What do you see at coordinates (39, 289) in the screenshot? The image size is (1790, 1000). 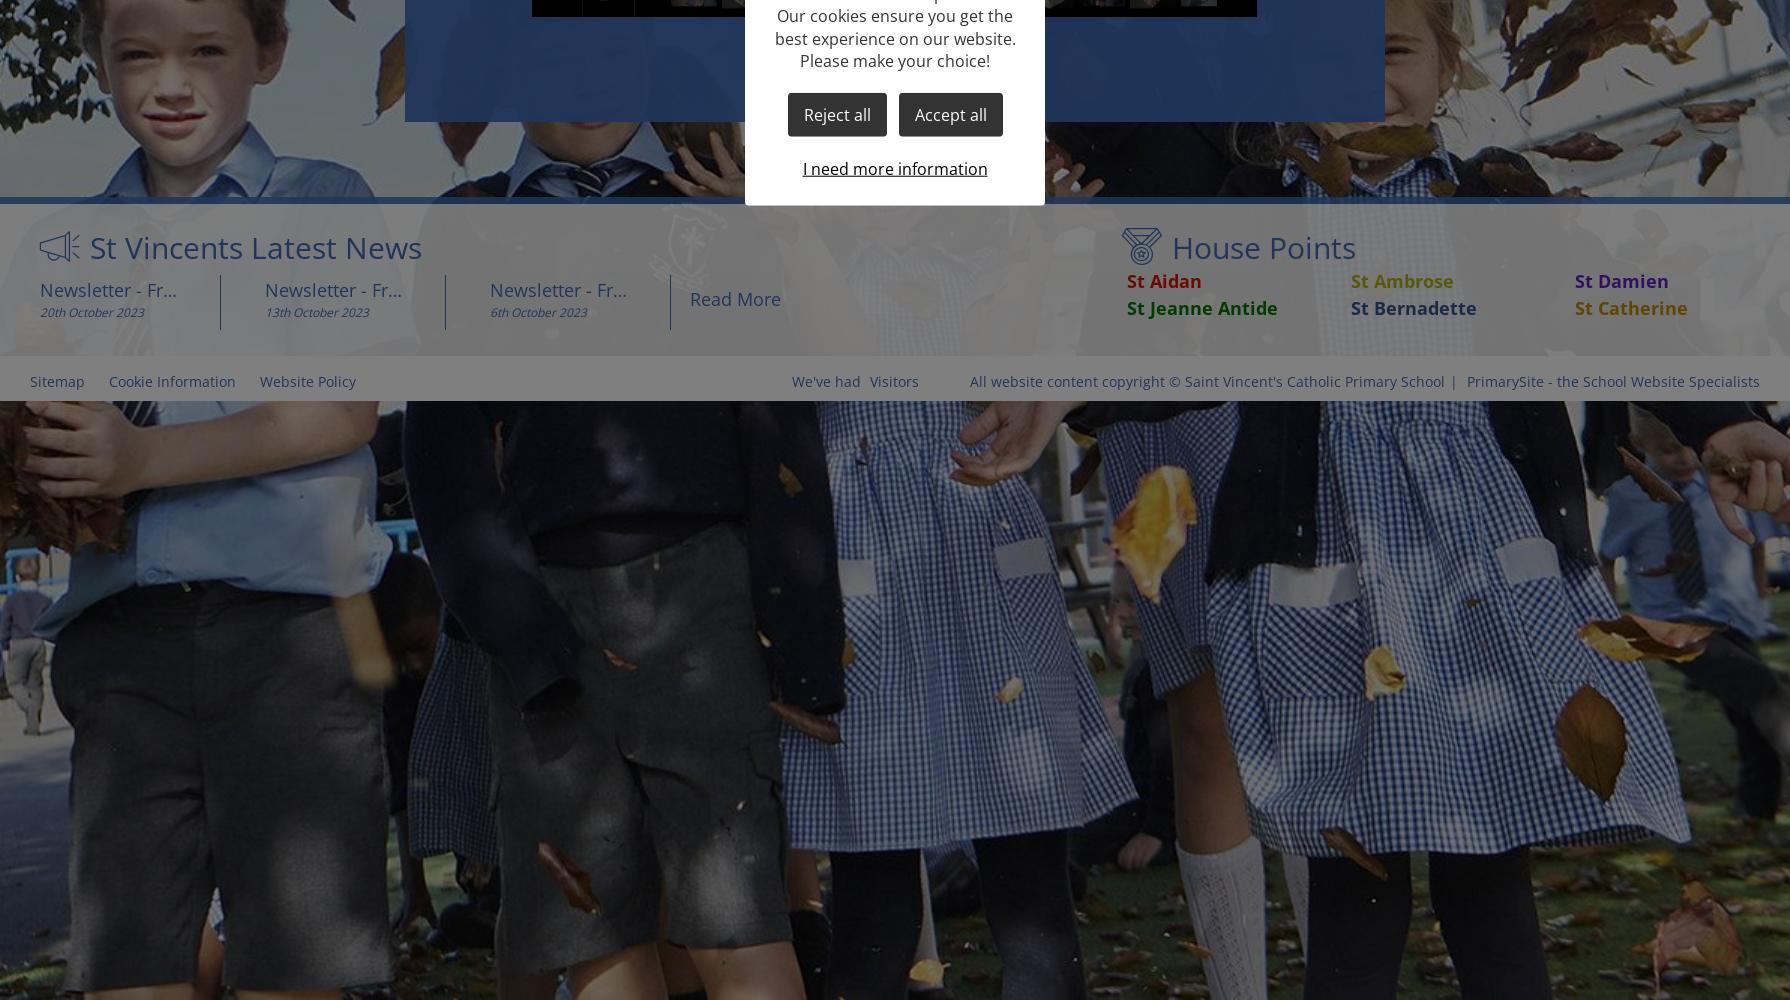 I see `'Newsletter - Friday 20th October 2023'` at bounding box center [39, 289].